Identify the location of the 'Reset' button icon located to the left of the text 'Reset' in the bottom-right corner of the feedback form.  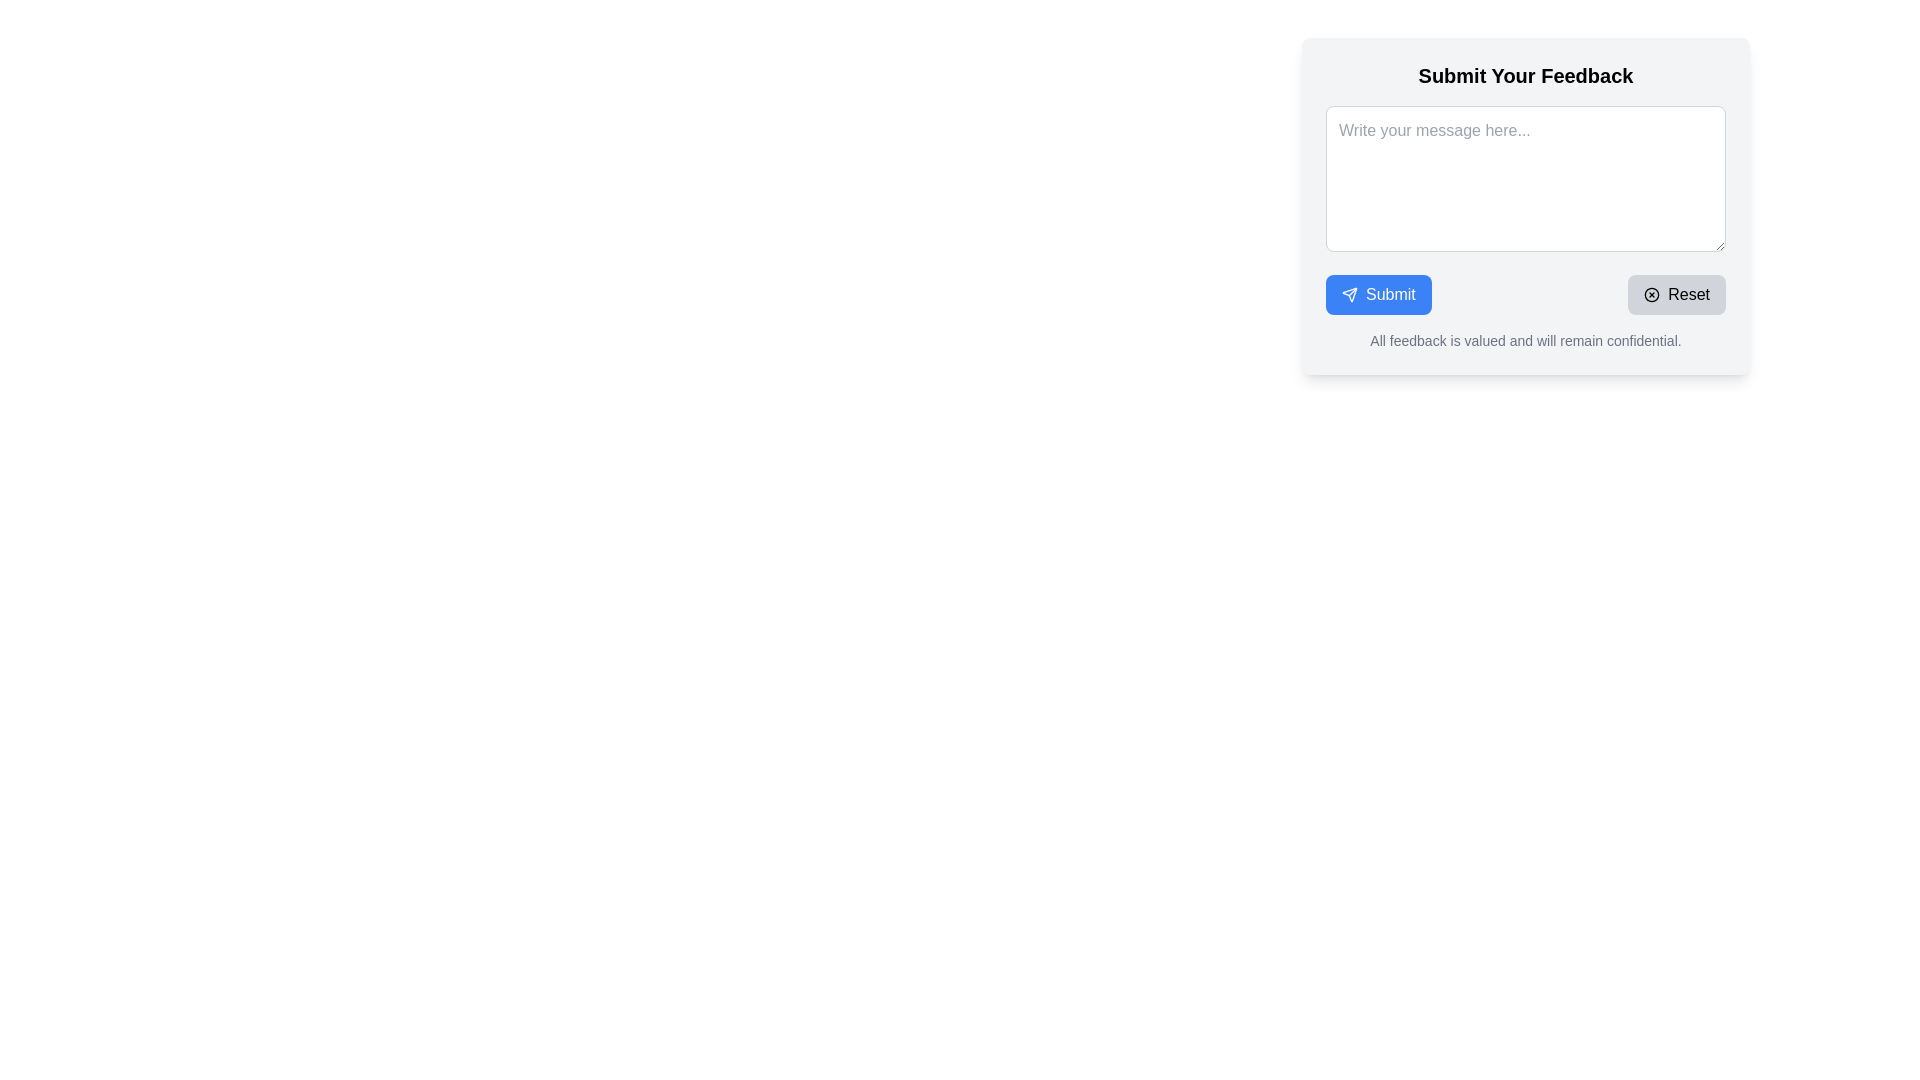
(1652, 294).